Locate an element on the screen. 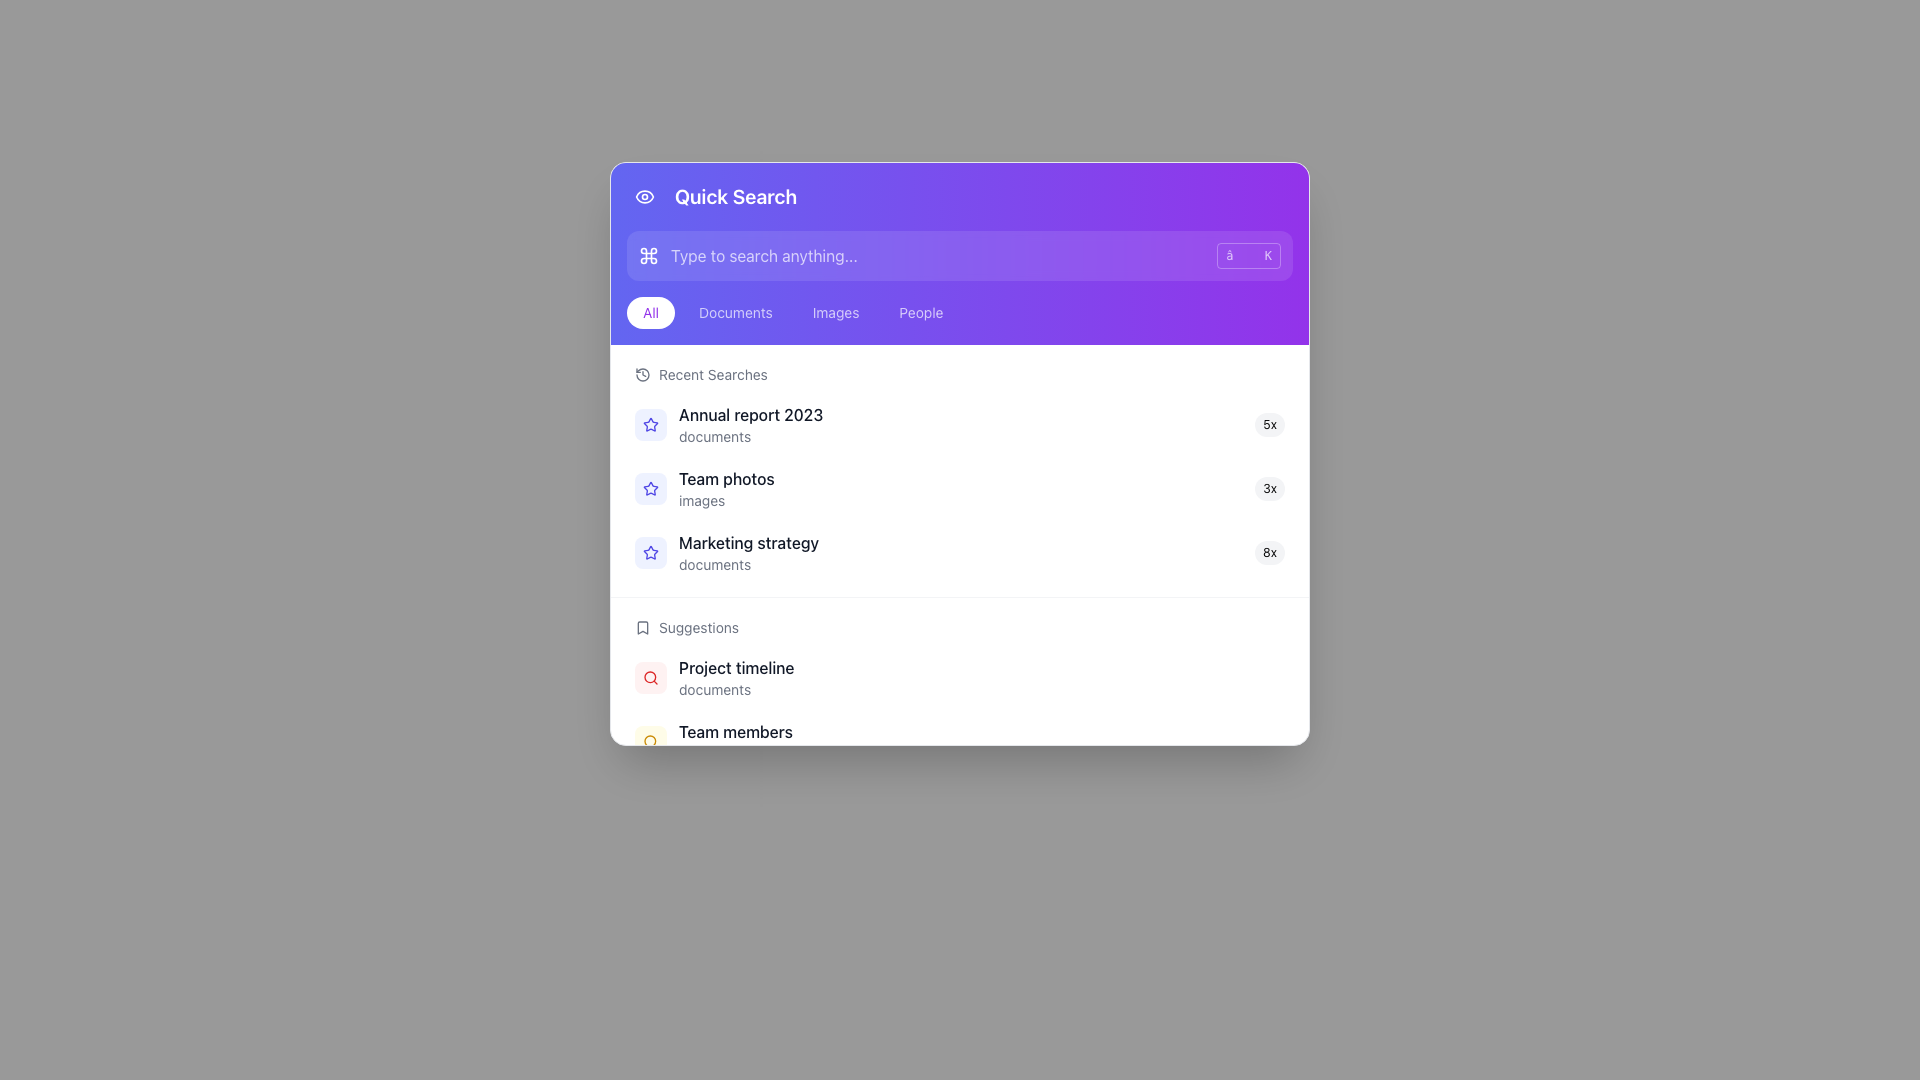 The width and height of the screenshot is (1920, 1080). the 'Documents' button, which is the second button in a group of four at the top center of the interface is located at coordinates (734, 312).